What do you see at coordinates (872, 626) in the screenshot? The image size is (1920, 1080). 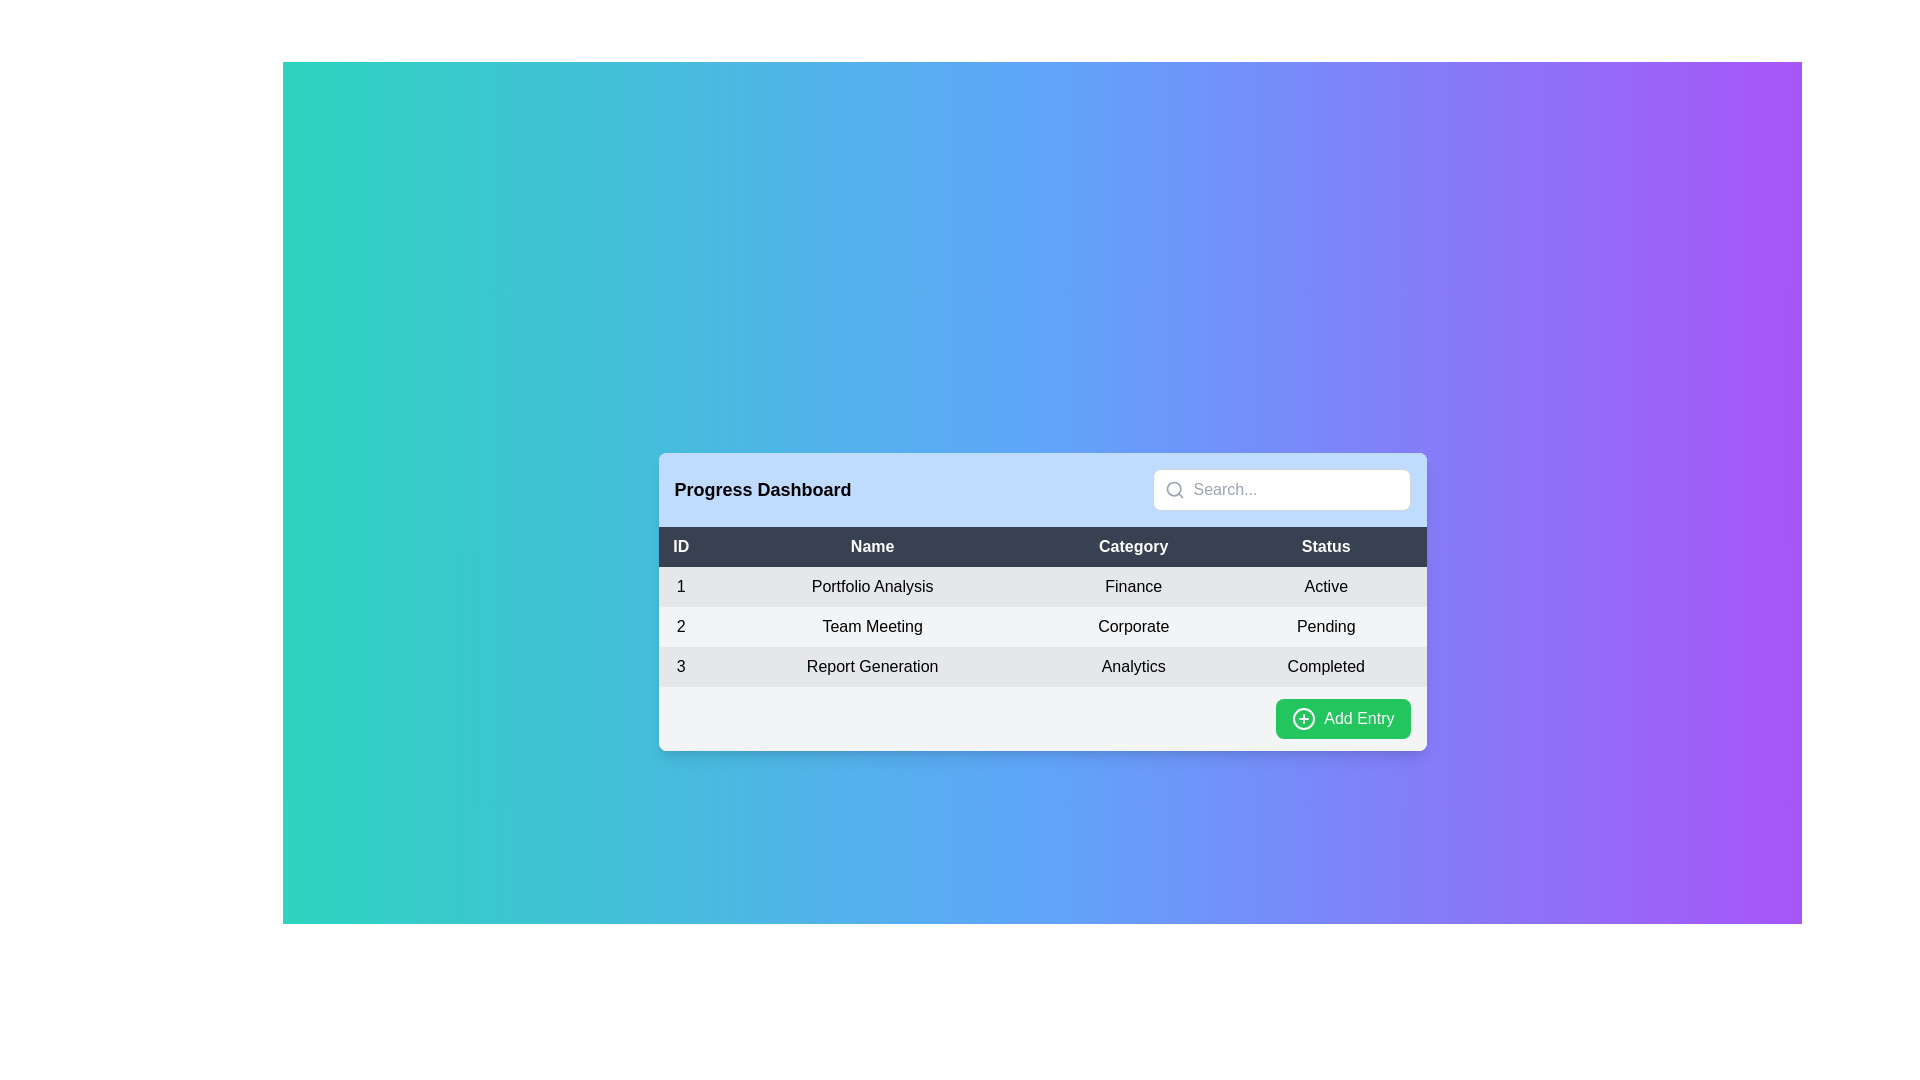 I see `the 'Team Meeting' text label in the second row of the table under the 'Name' column, which is located between the 'ID' cell and the 'Category' cell` at bounding box center [872, 626].